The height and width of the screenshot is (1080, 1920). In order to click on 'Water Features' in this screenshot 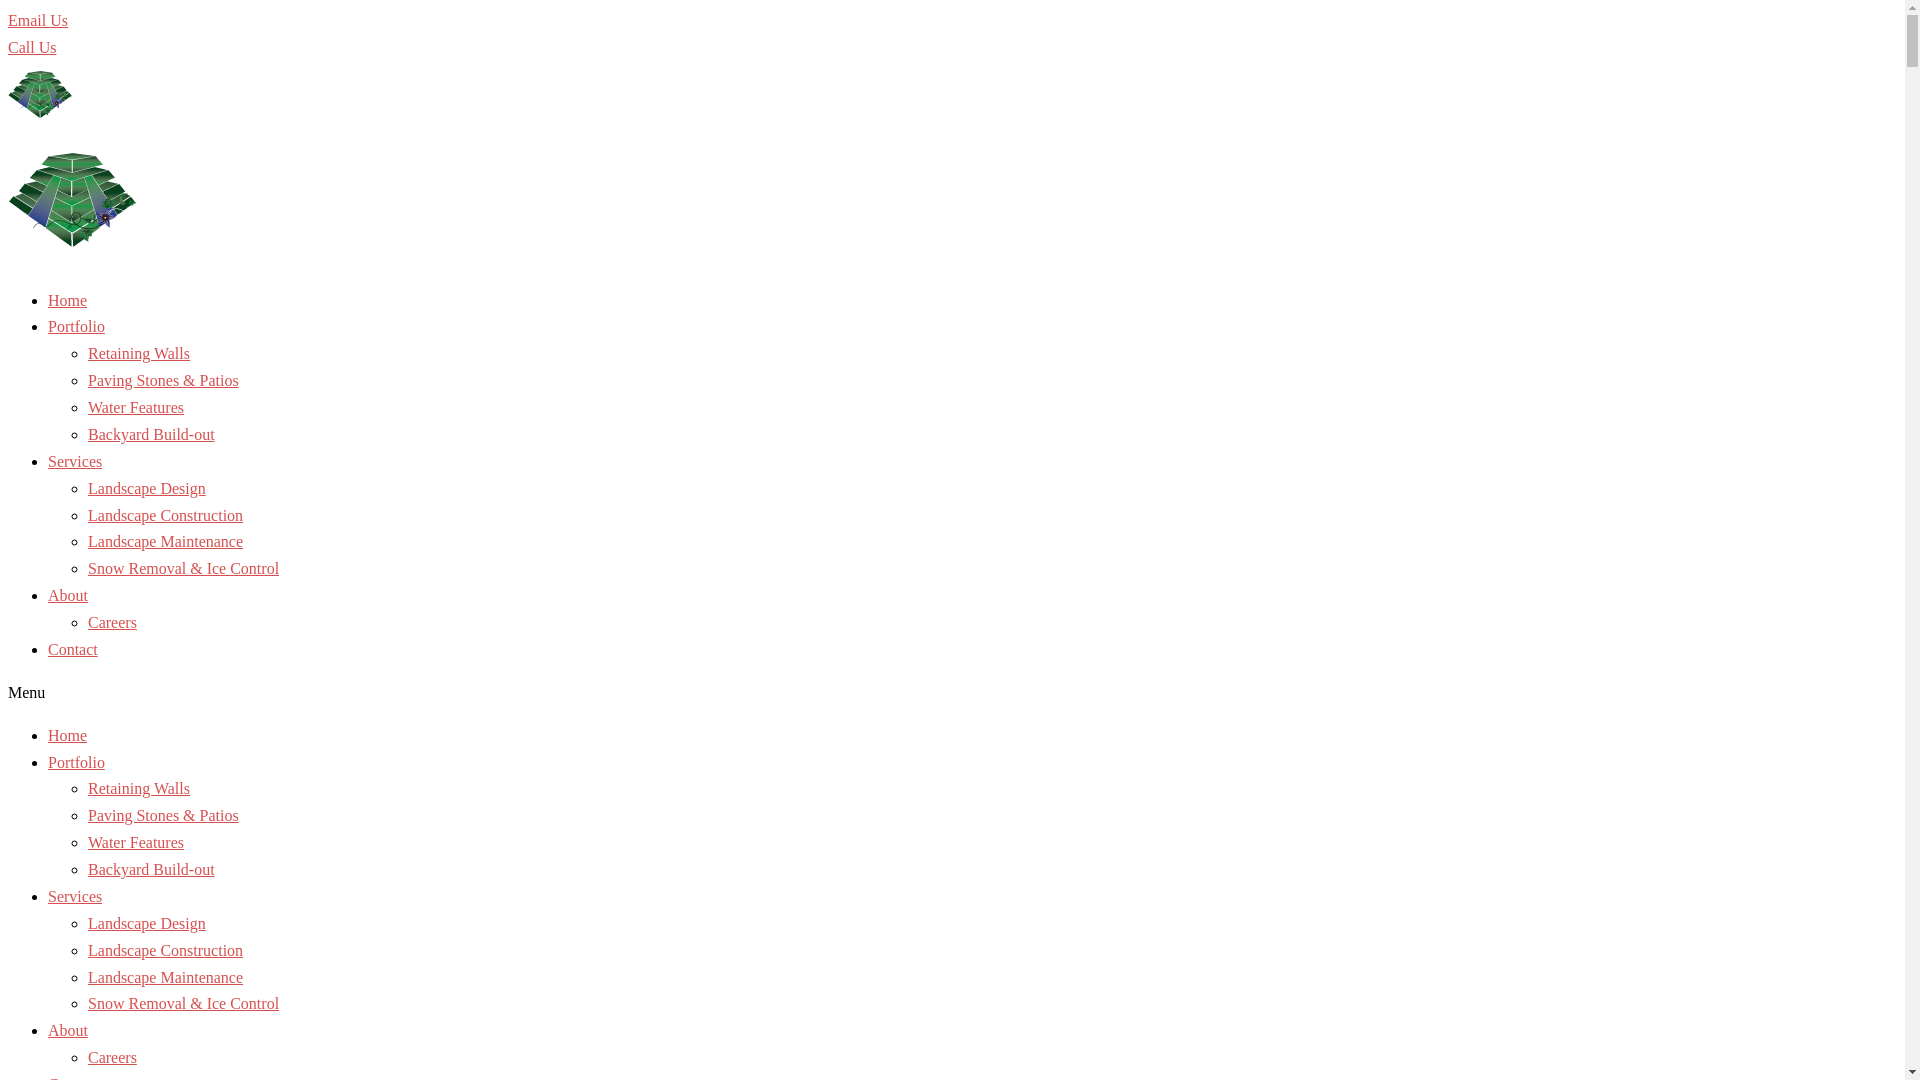, I will do `click(134, 842)`.